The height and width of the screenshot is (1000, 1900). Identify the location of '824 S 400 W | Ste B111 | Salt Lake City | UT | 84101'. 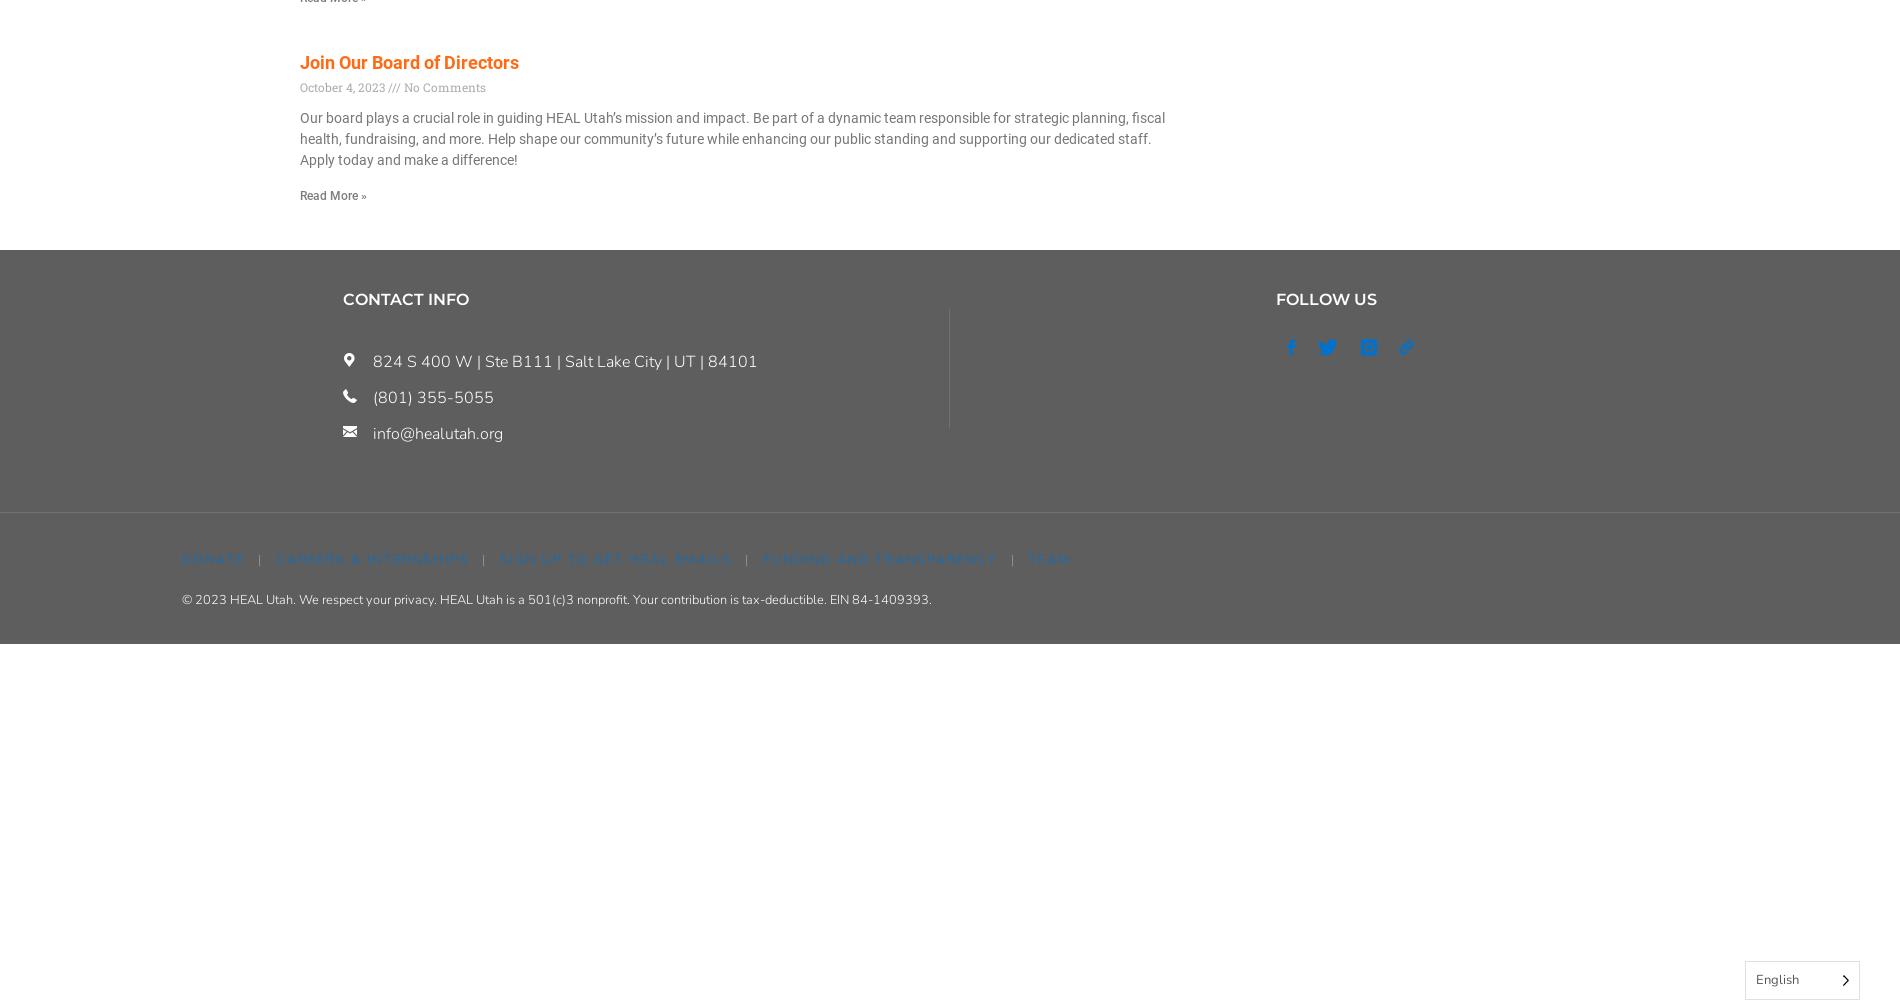
(564, 361).